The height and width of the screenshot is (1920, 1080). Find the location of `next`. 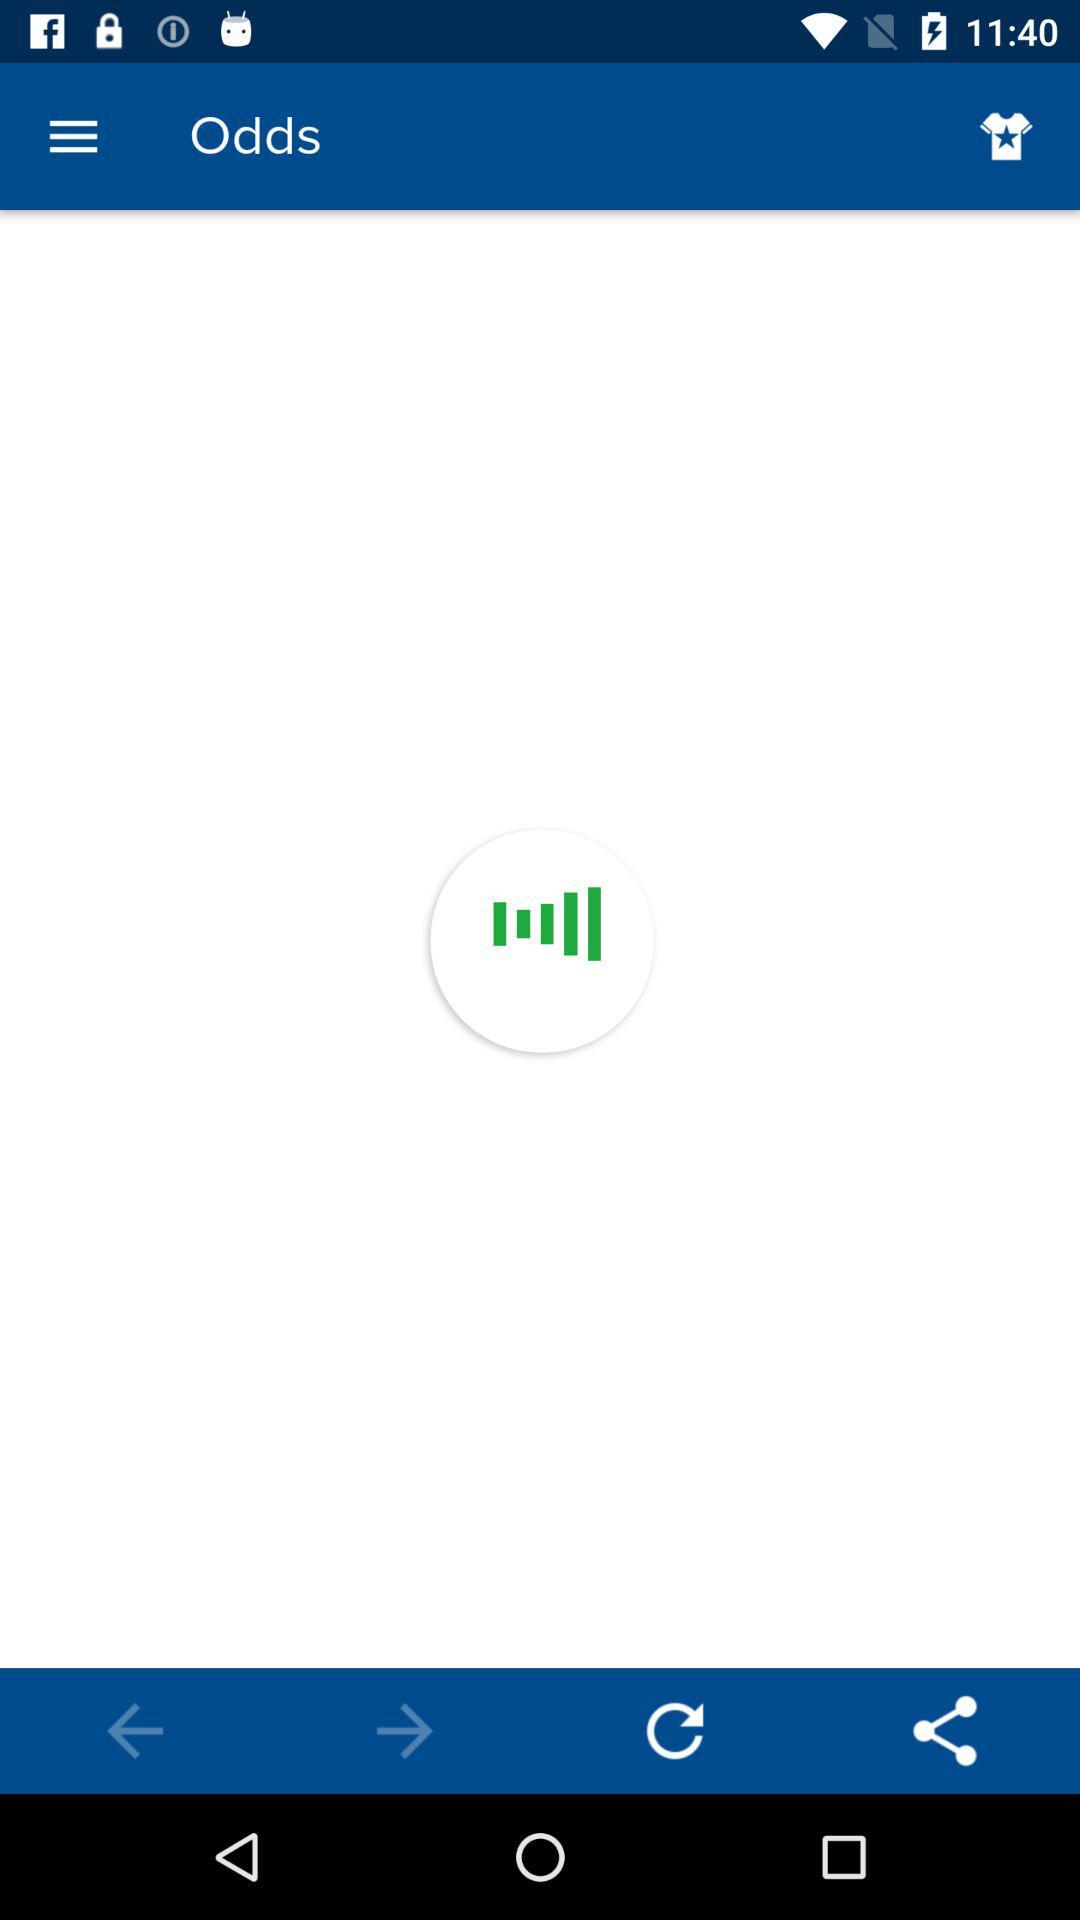

next is located at coordinates (405, 1730).